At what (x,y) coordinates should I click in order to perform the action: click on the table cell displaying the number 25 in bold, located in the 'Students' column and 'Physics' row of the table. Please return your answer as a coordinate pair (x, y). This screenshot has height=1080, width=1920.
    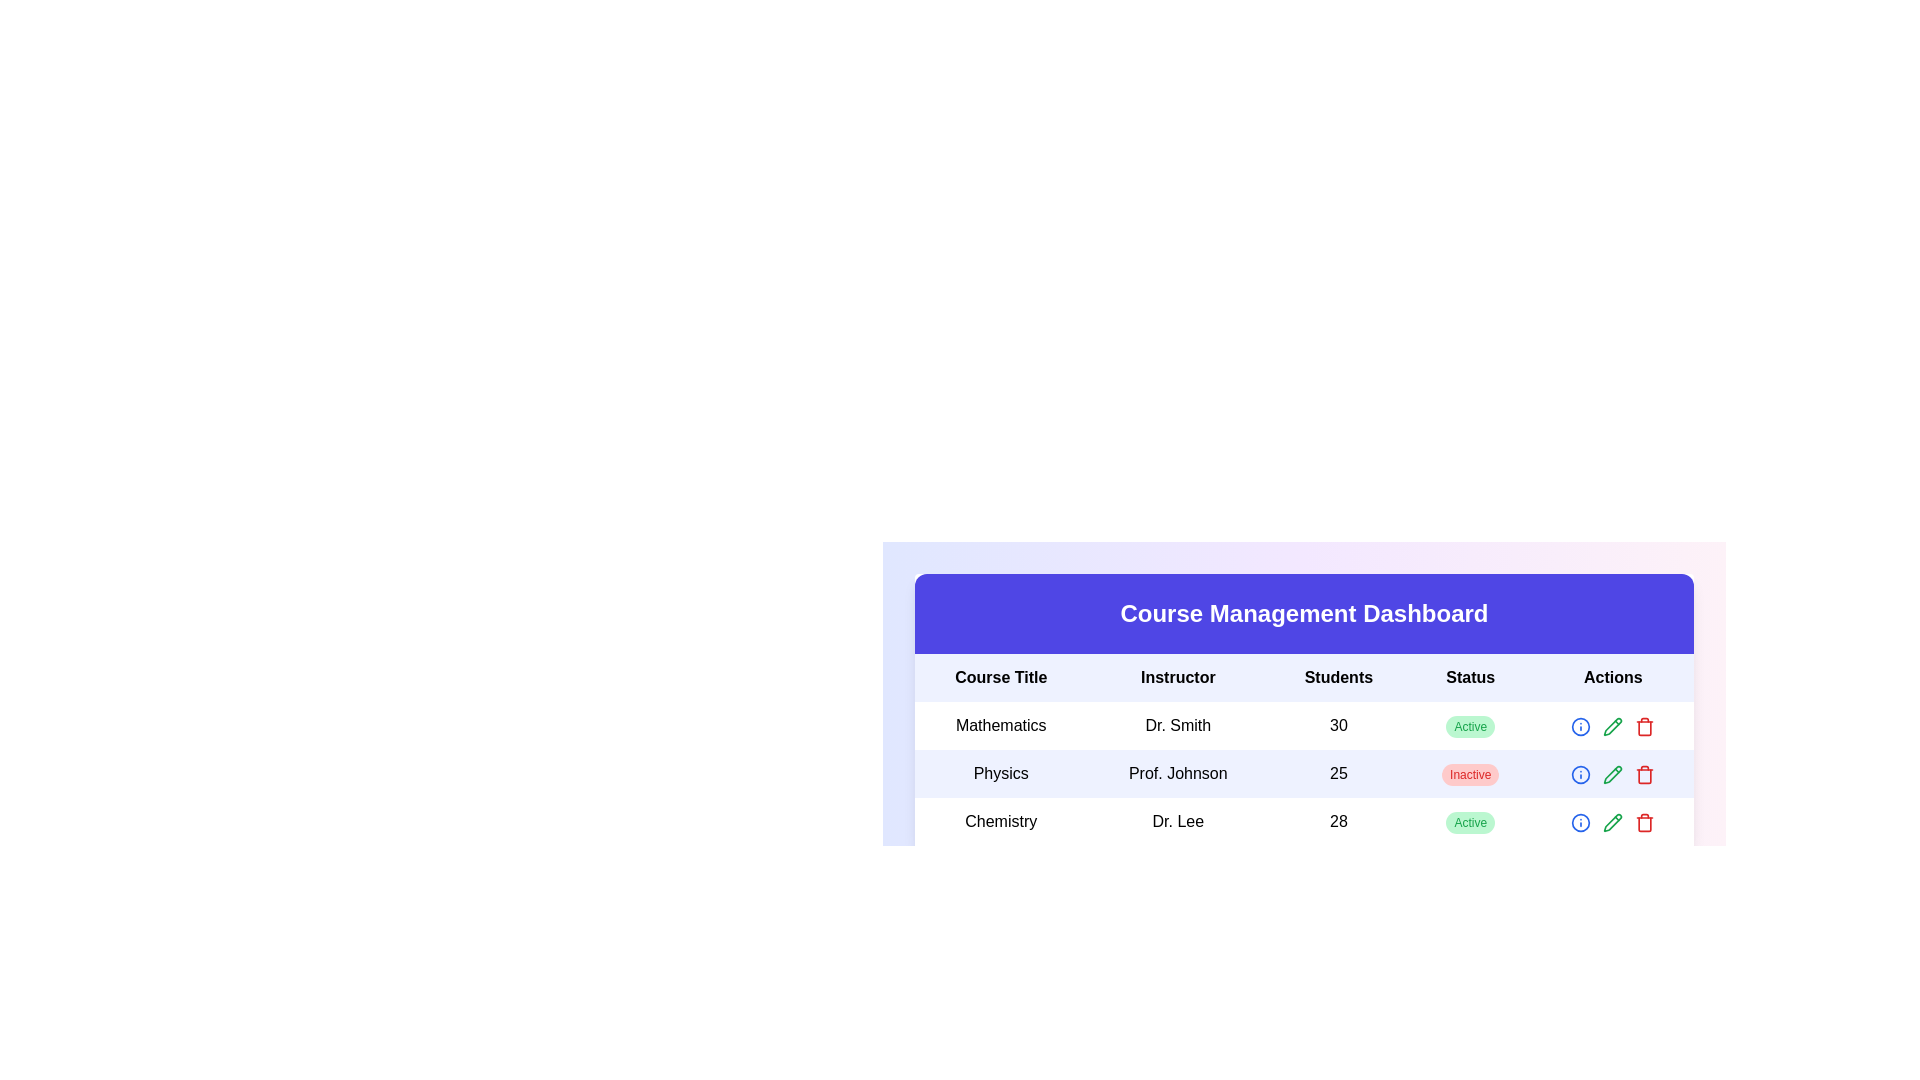
    Looking at the image, I should click on (1338, 773).